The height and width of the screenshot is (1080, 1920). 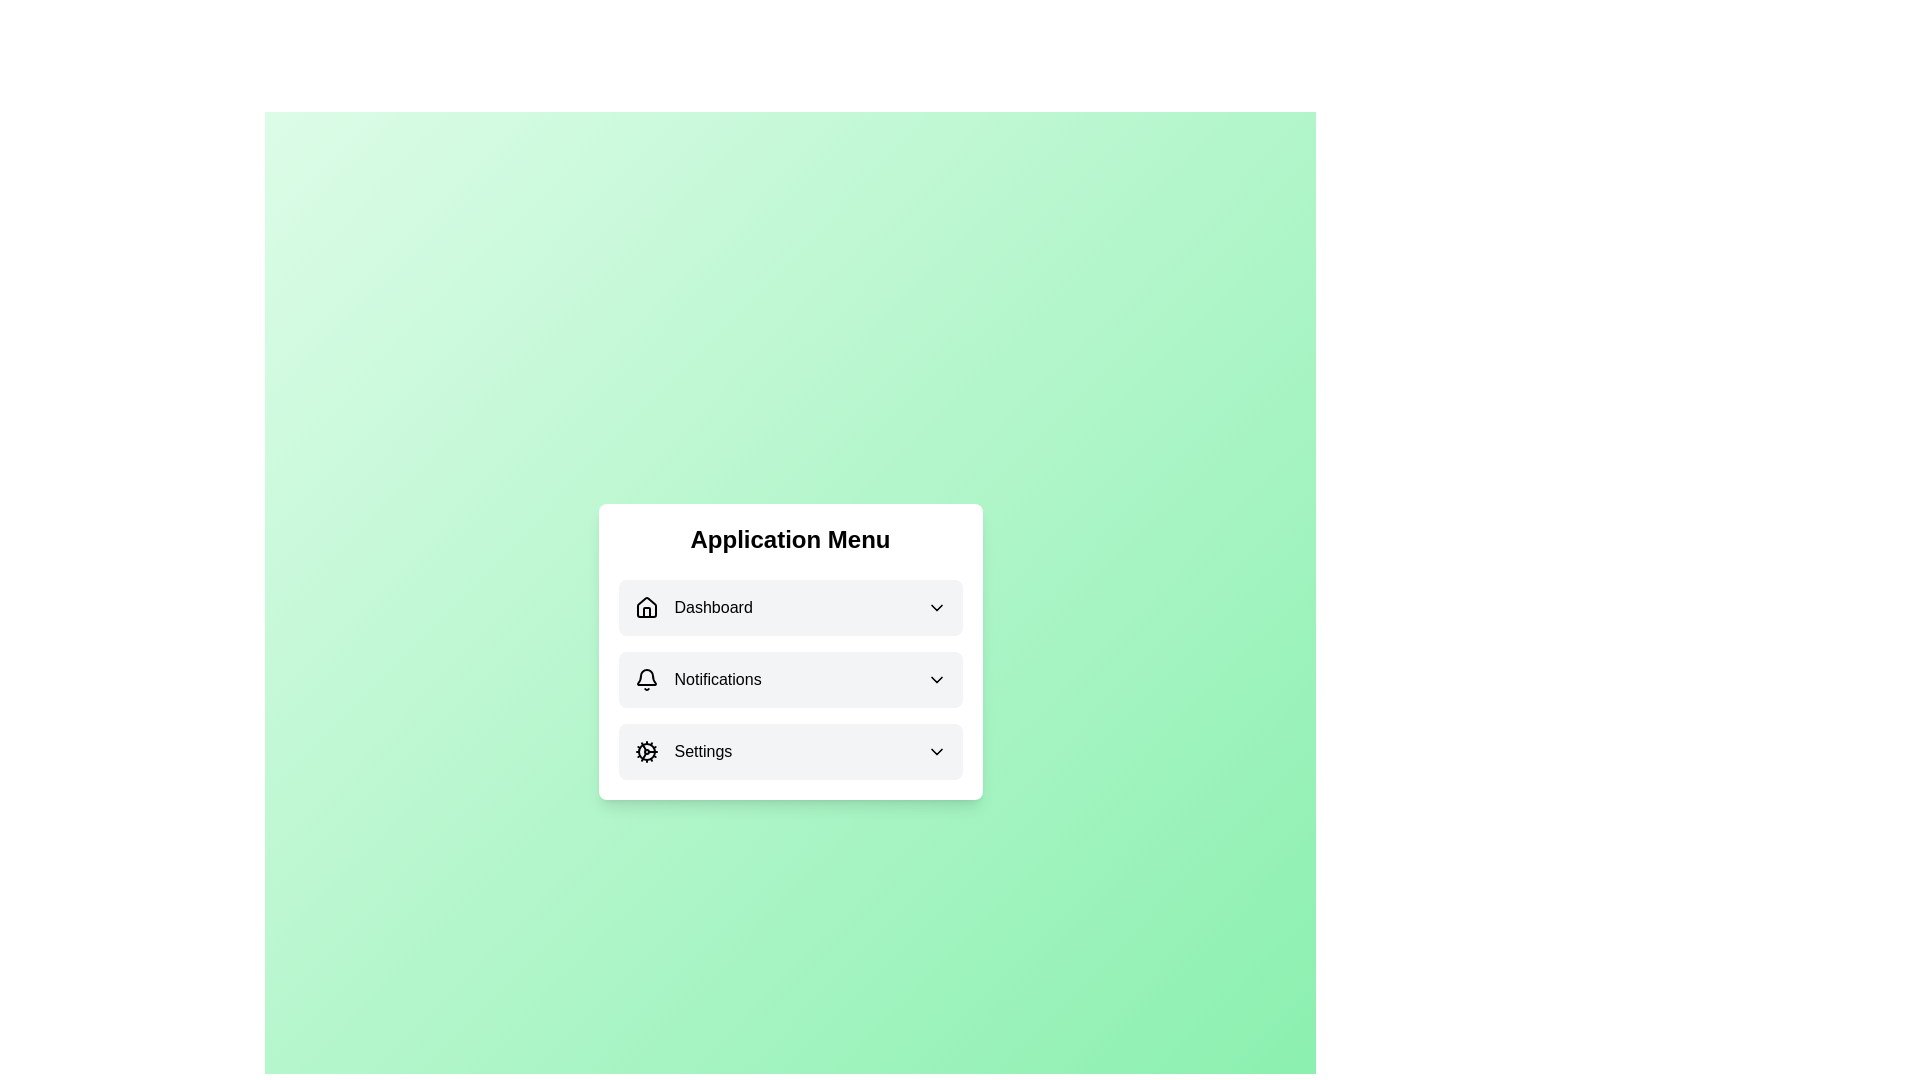 I want to click on the cogwheel icon indicating the settings section located to the left of the 'Settings' label in the bottom row of the 'Application Menu', so click(x=646, y=752).